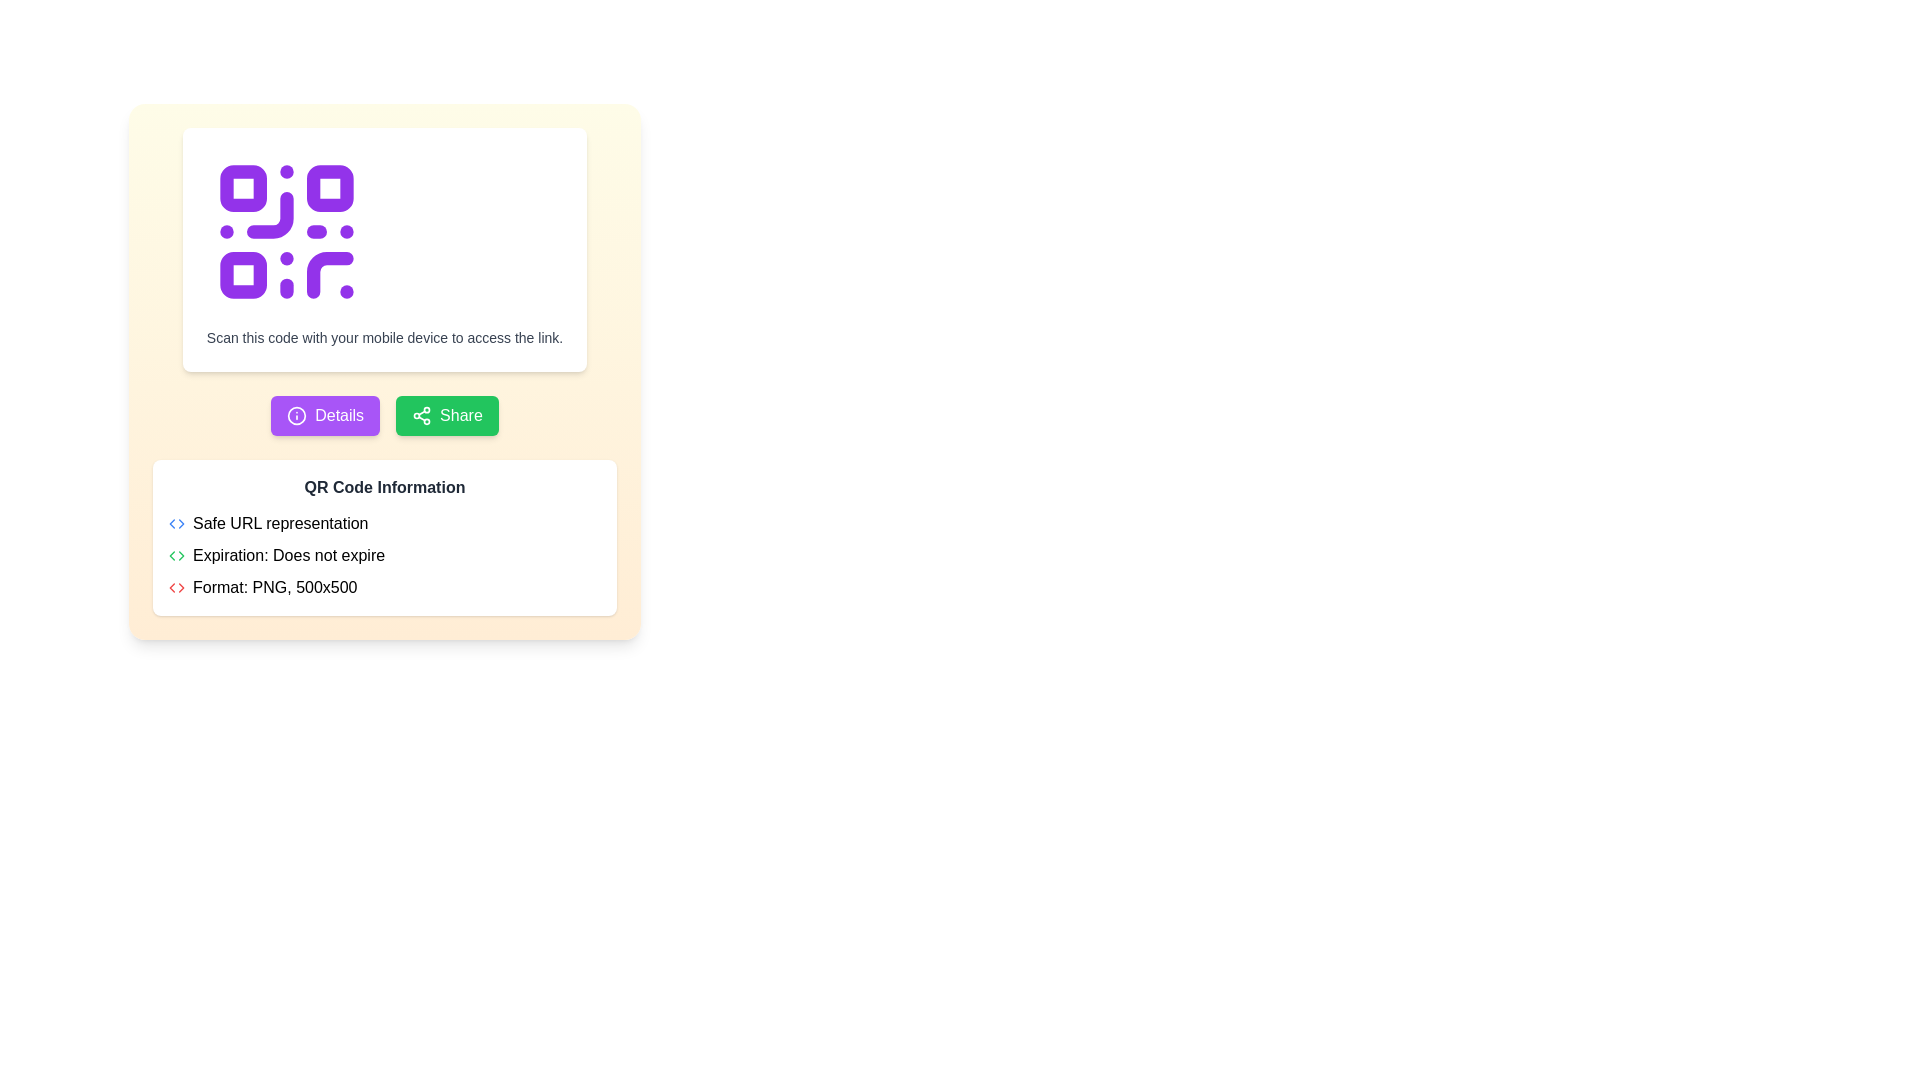 Image resolution: width=1920 pixels, height=1080 pixels. What do you see at coordinates (325, 415) in the screenshot?
I see `the button positioned in the lower portion of the content card, to the left of the green 'Share' button` at bounding box center [325, 415].